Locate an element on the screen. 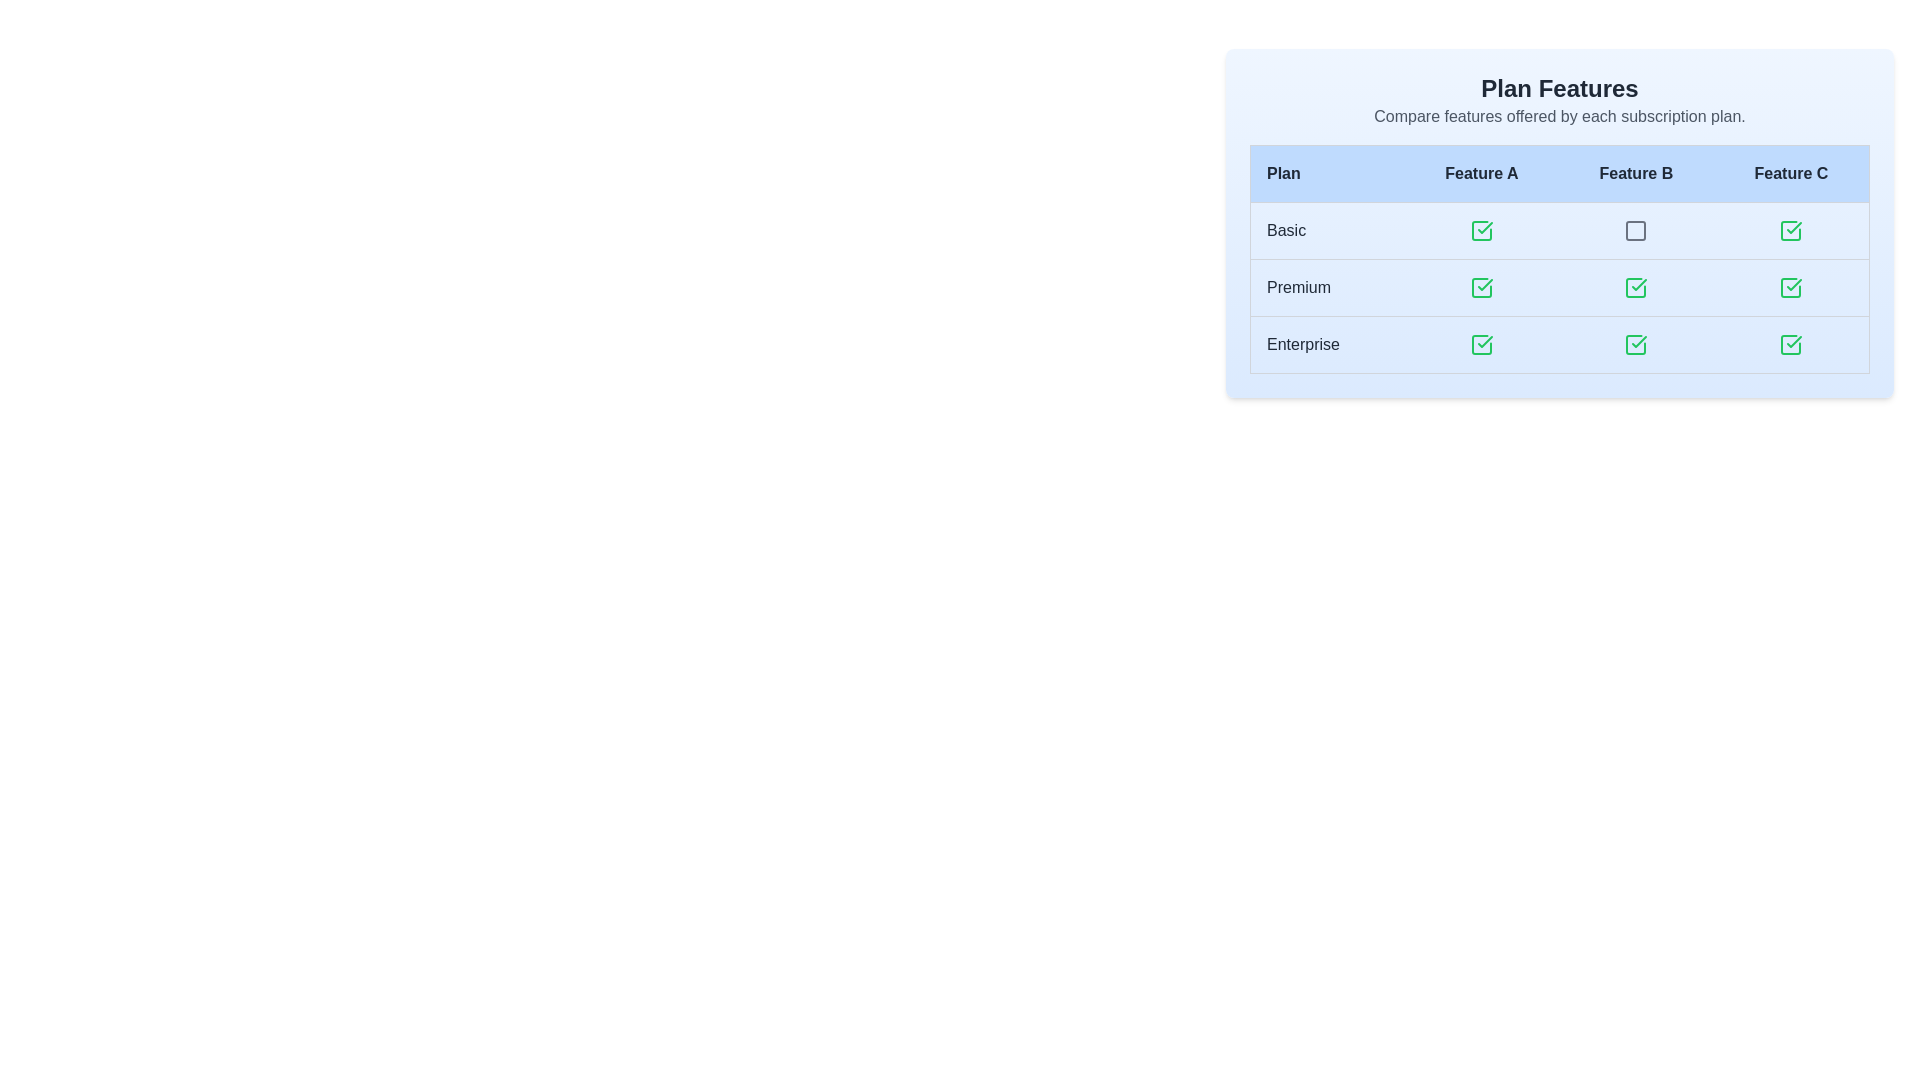 Image resolution: width=1920 pixels, height=1080 pixels. the text content of the Text Block that introduces and describes the subscription plan comparison table, located at the top of a blue box is located at coordinates (1559, 100).